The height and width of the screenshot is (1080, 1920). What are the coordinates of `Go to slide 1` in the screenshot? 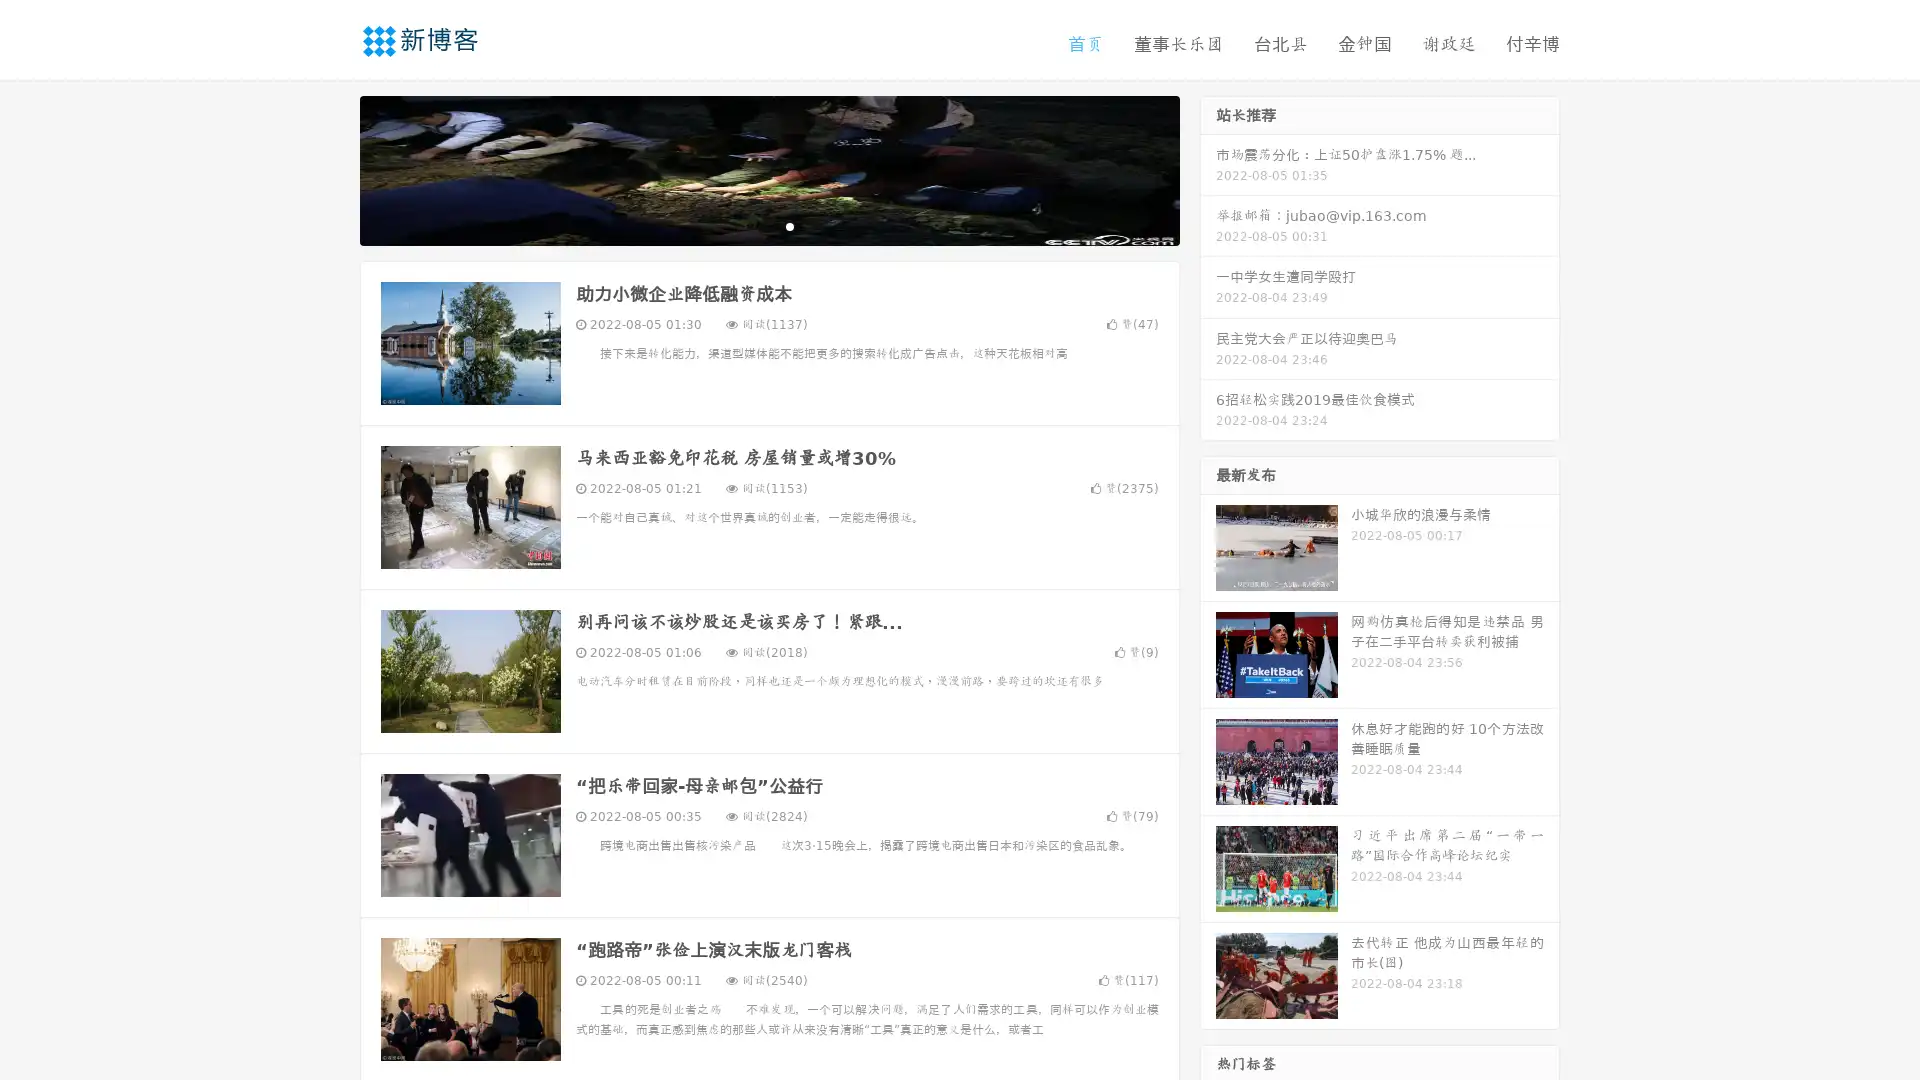 It's located at (748, 225).